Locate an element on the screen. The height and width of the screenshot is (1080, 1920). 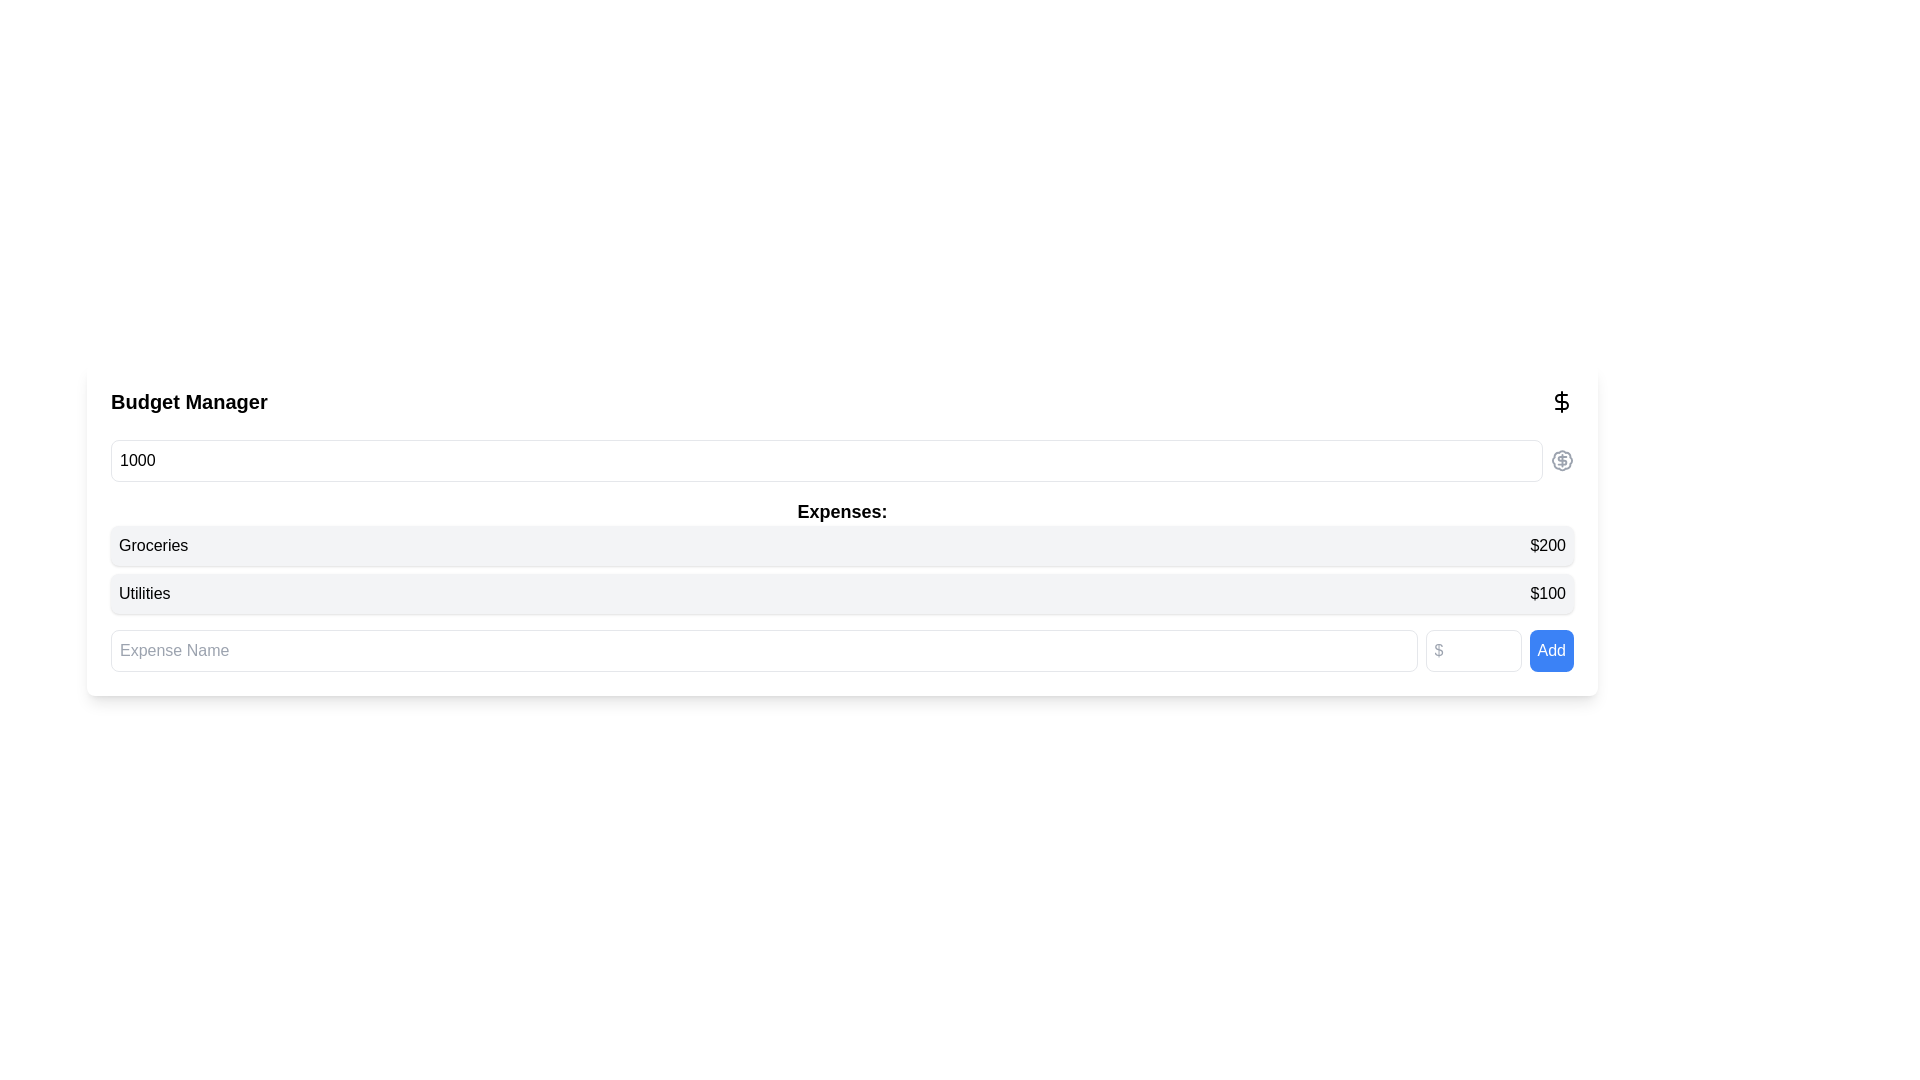
the dollar sign icon that symbolizes monetary values, located to the right of the 'Set your budget' input field with a pre-filled value of 1000 is located at coordinates (1561, 461).